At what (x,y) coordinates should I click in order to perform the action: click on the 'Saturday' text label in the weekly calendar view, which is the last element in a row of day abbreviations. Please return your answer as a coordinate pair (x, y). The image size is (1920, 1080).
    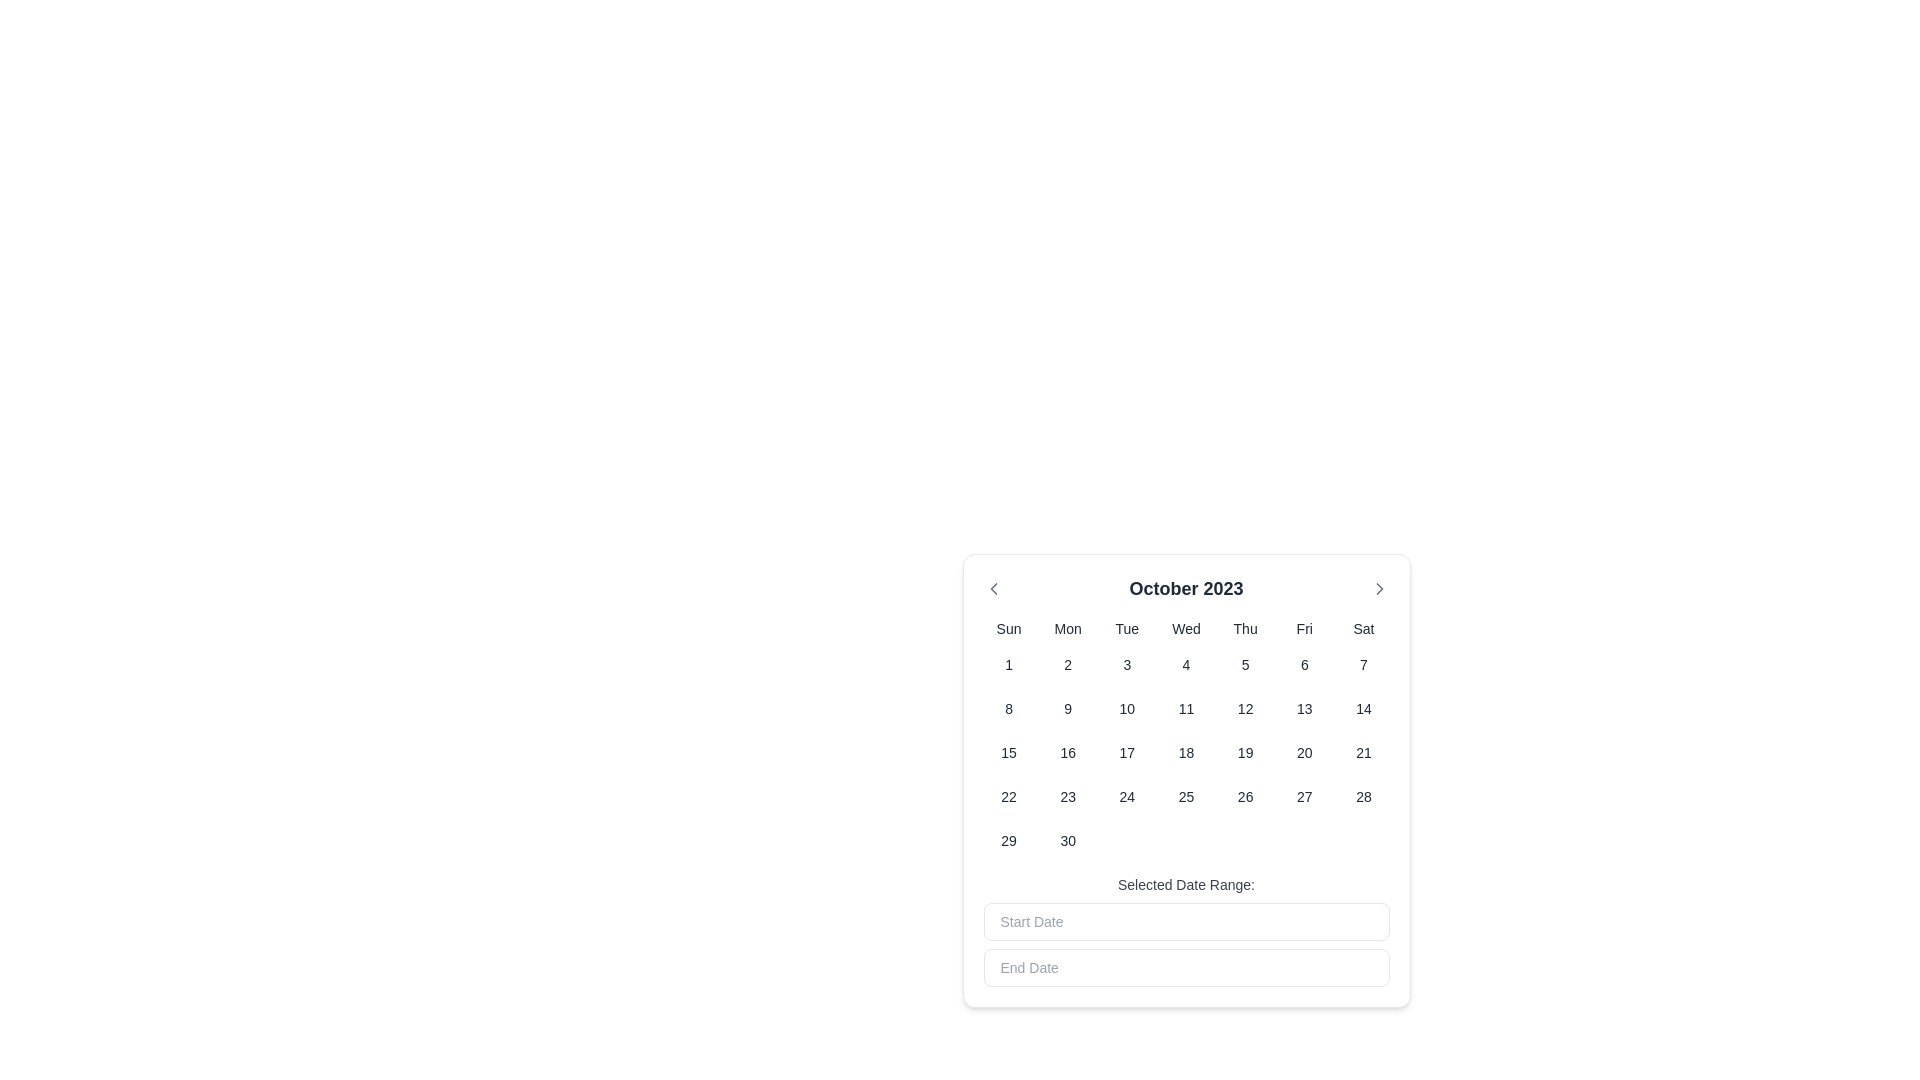
    Looking at the image, I should click on (1362, 627).